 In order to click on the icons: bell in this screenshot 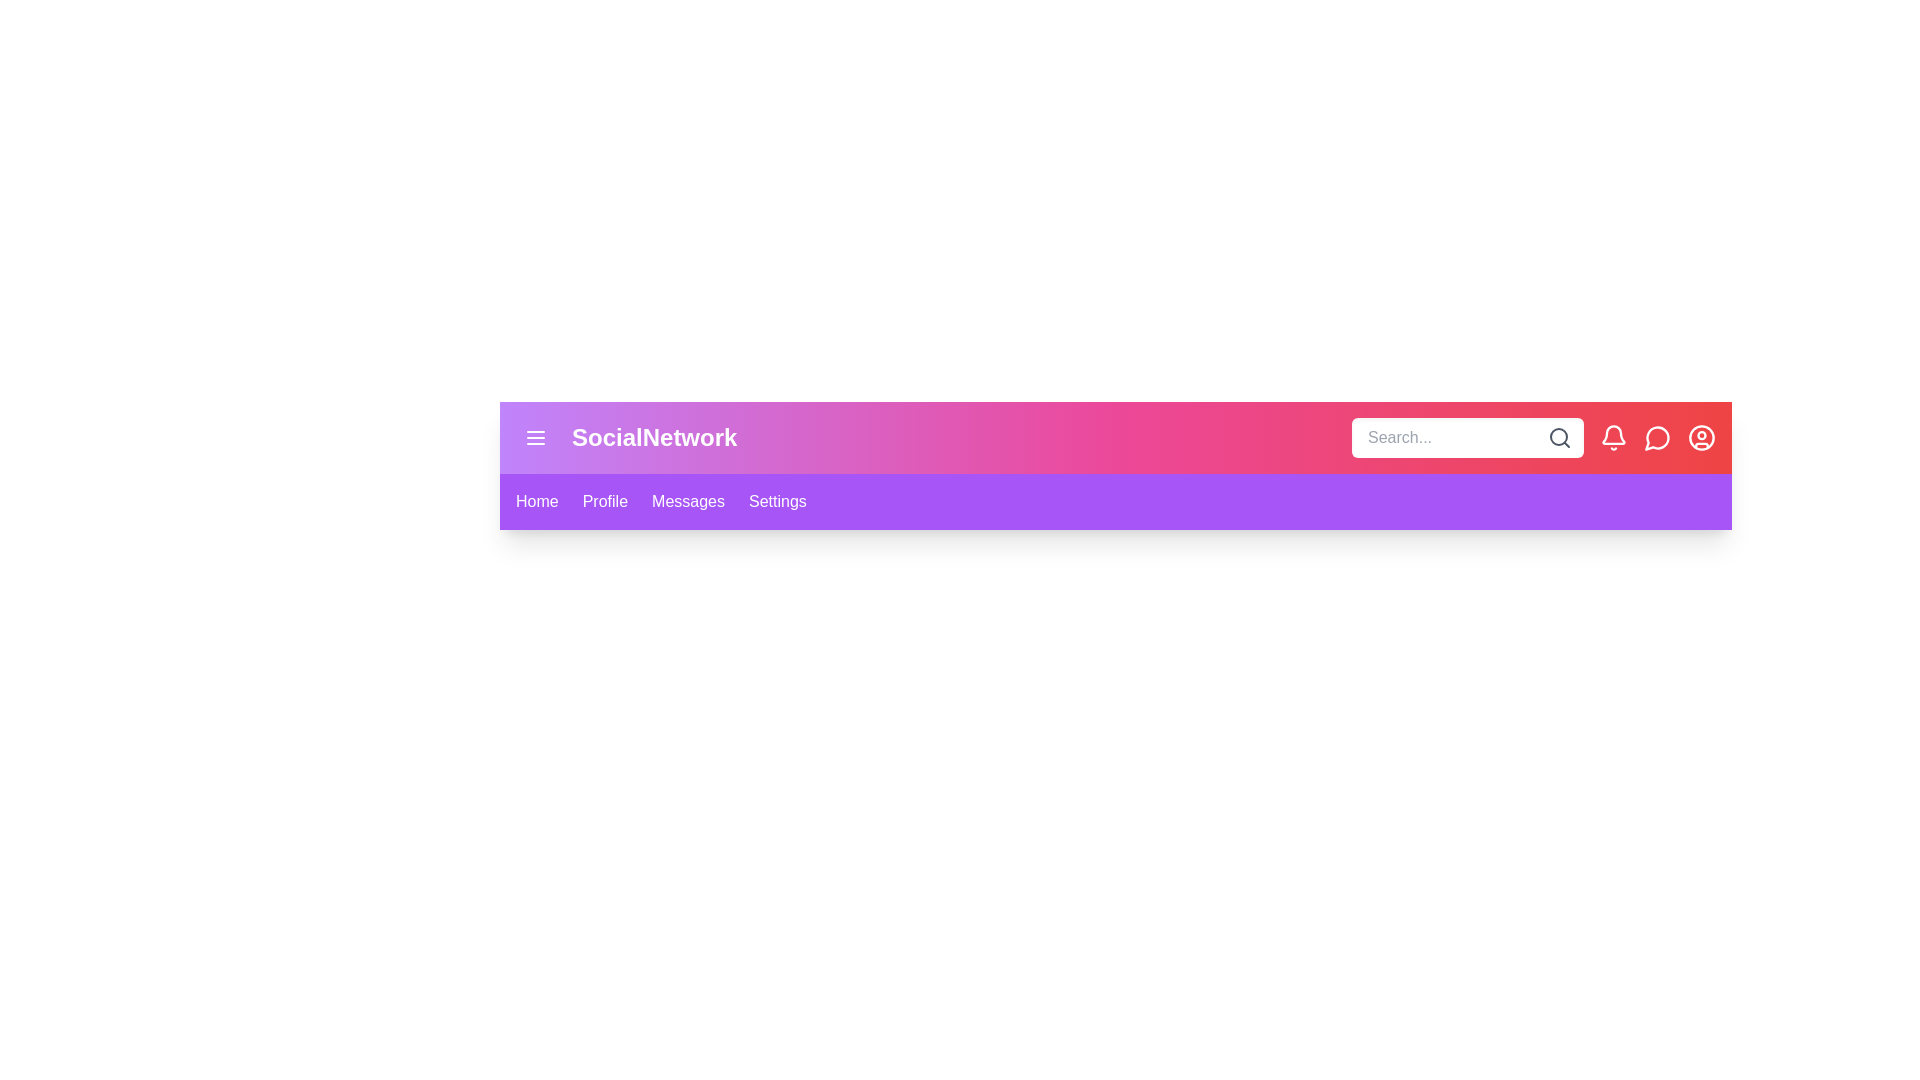, I will do `click(1613, 437)`.